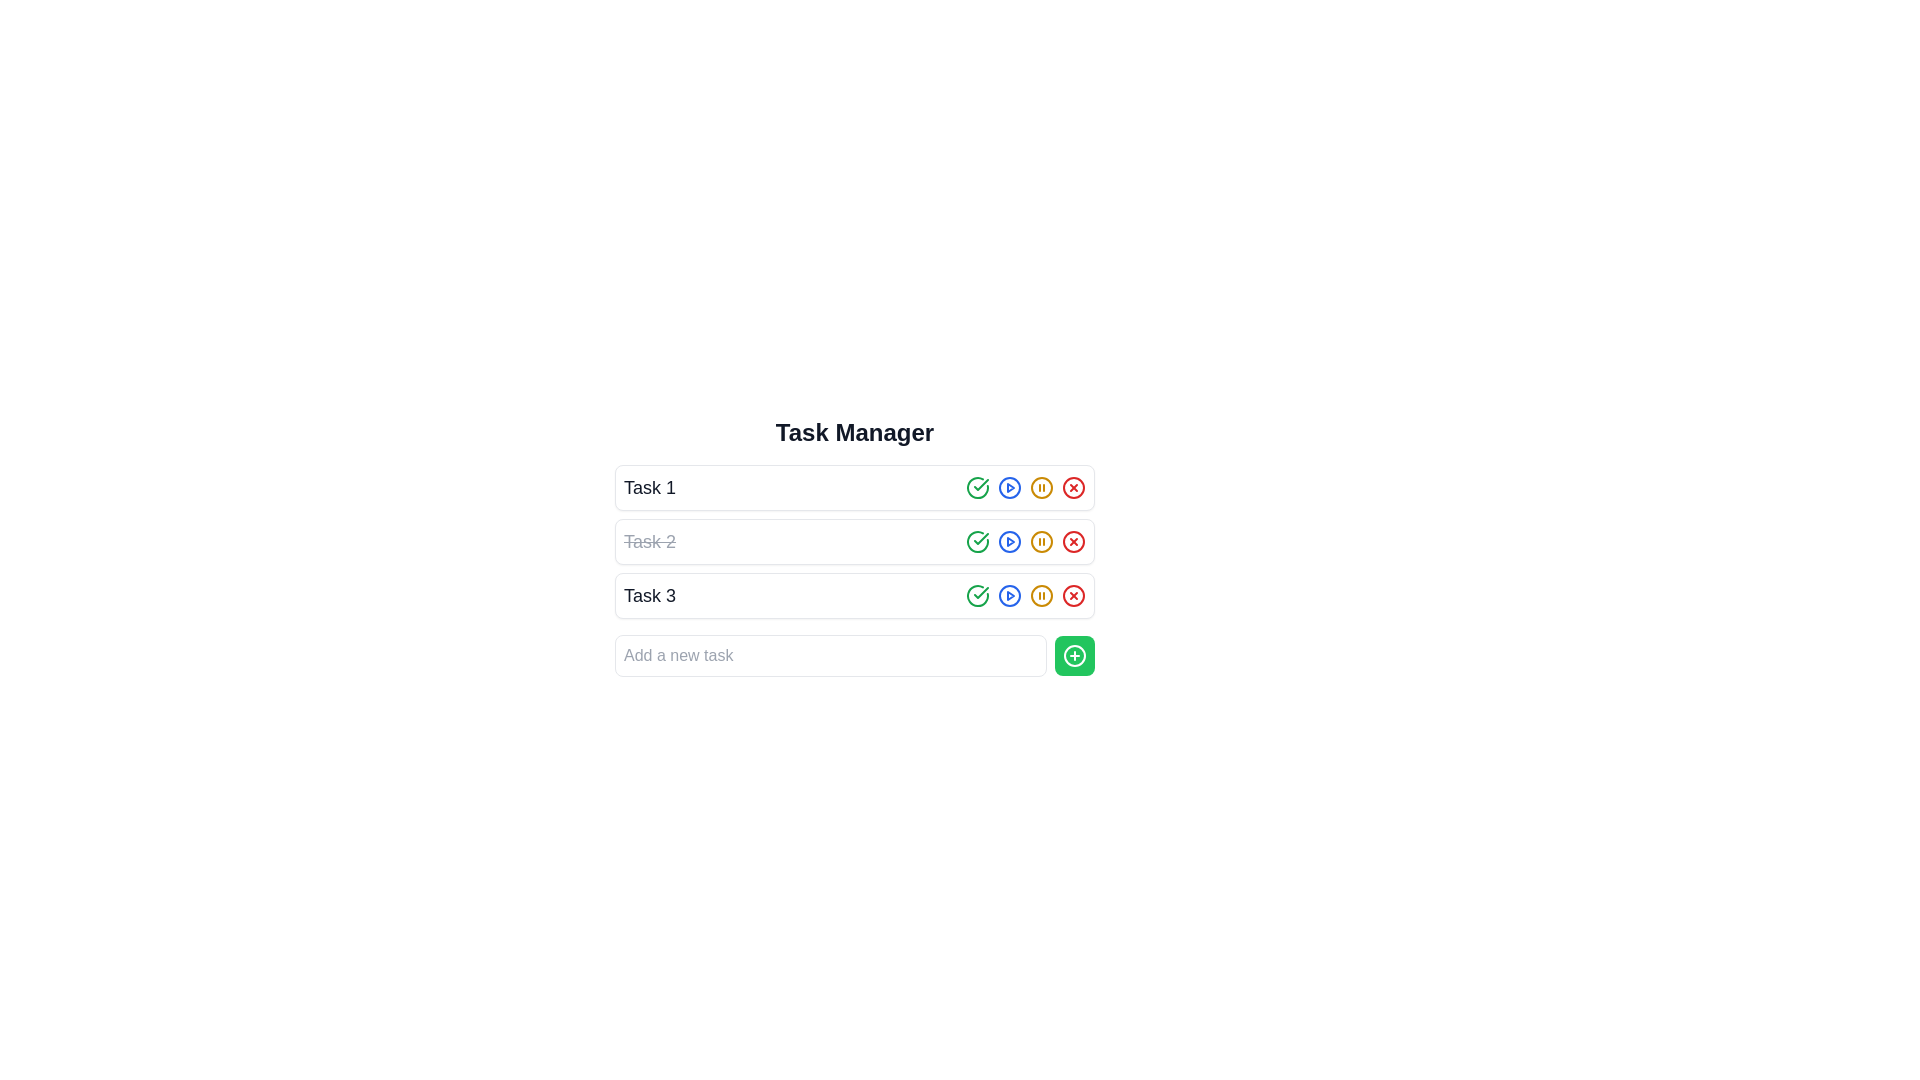 This screenshot has width=1920, height=1080. What do you see at coordinates (1073, 488) in the screenshot?
I see `the red 'delete' button with an 'X' icon located on the far right of the 'Task 1' list entry to initiate a delete action` at bounding box center [1073, 488].